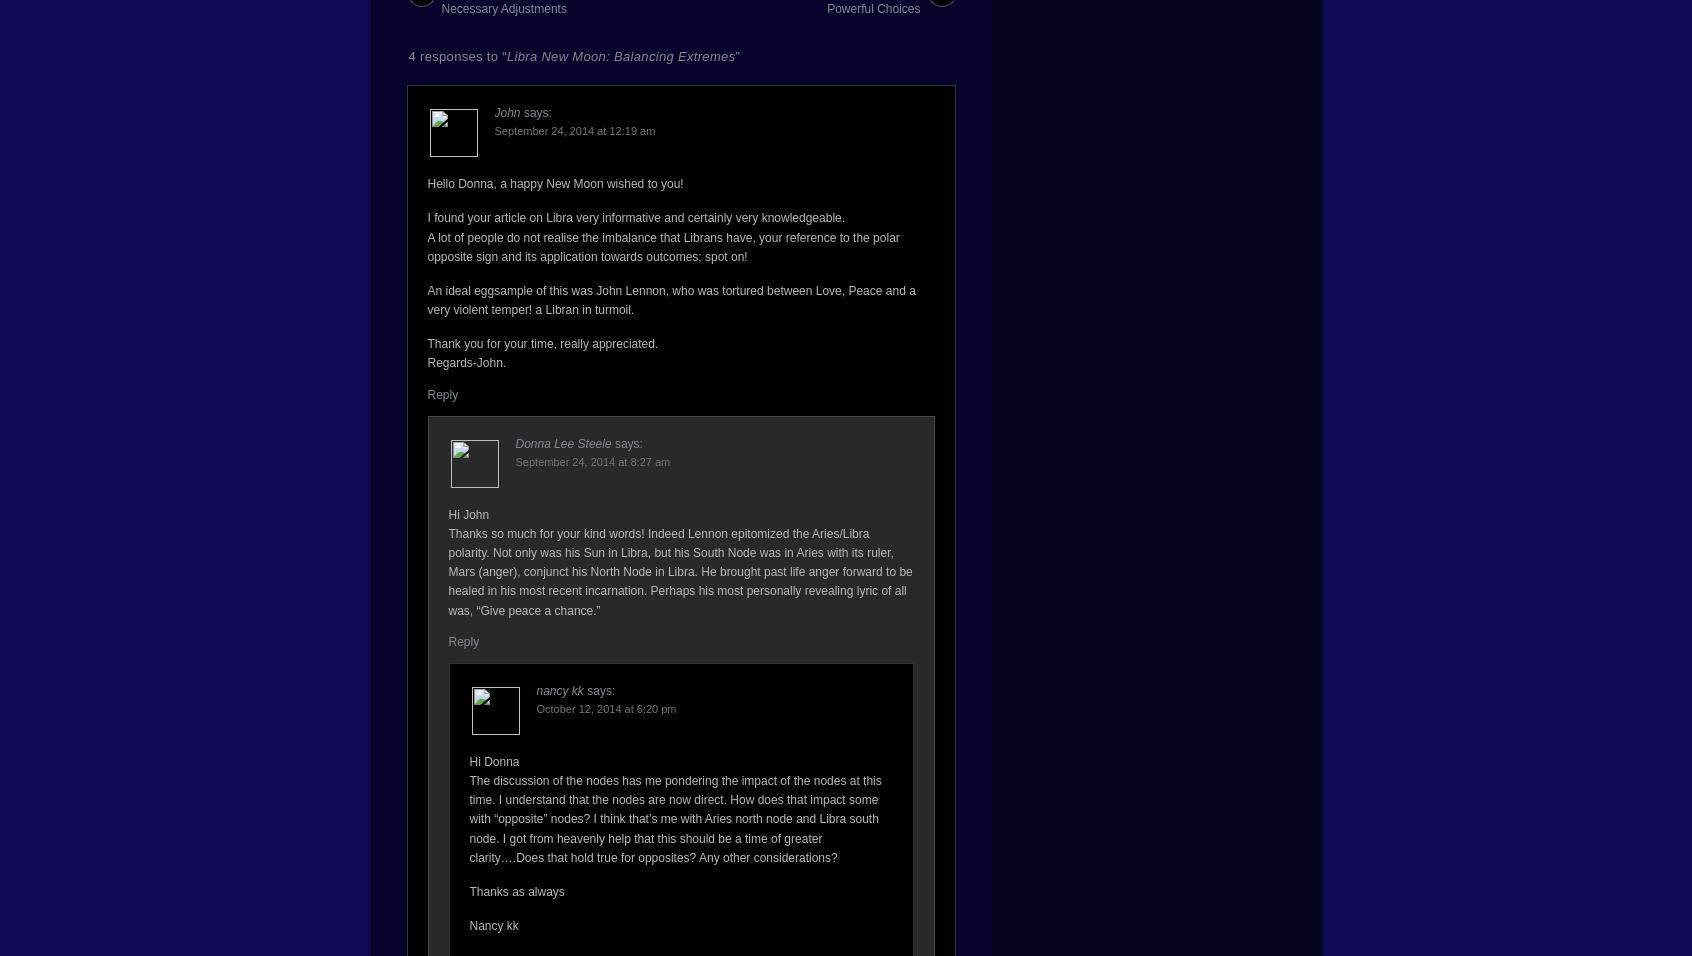  What do you see at coordinates (636, 217) in the screenshot?
I see `'I found your article on Libra very informative and certainly very knowledgeable.'` at bounding box center [636, 217].